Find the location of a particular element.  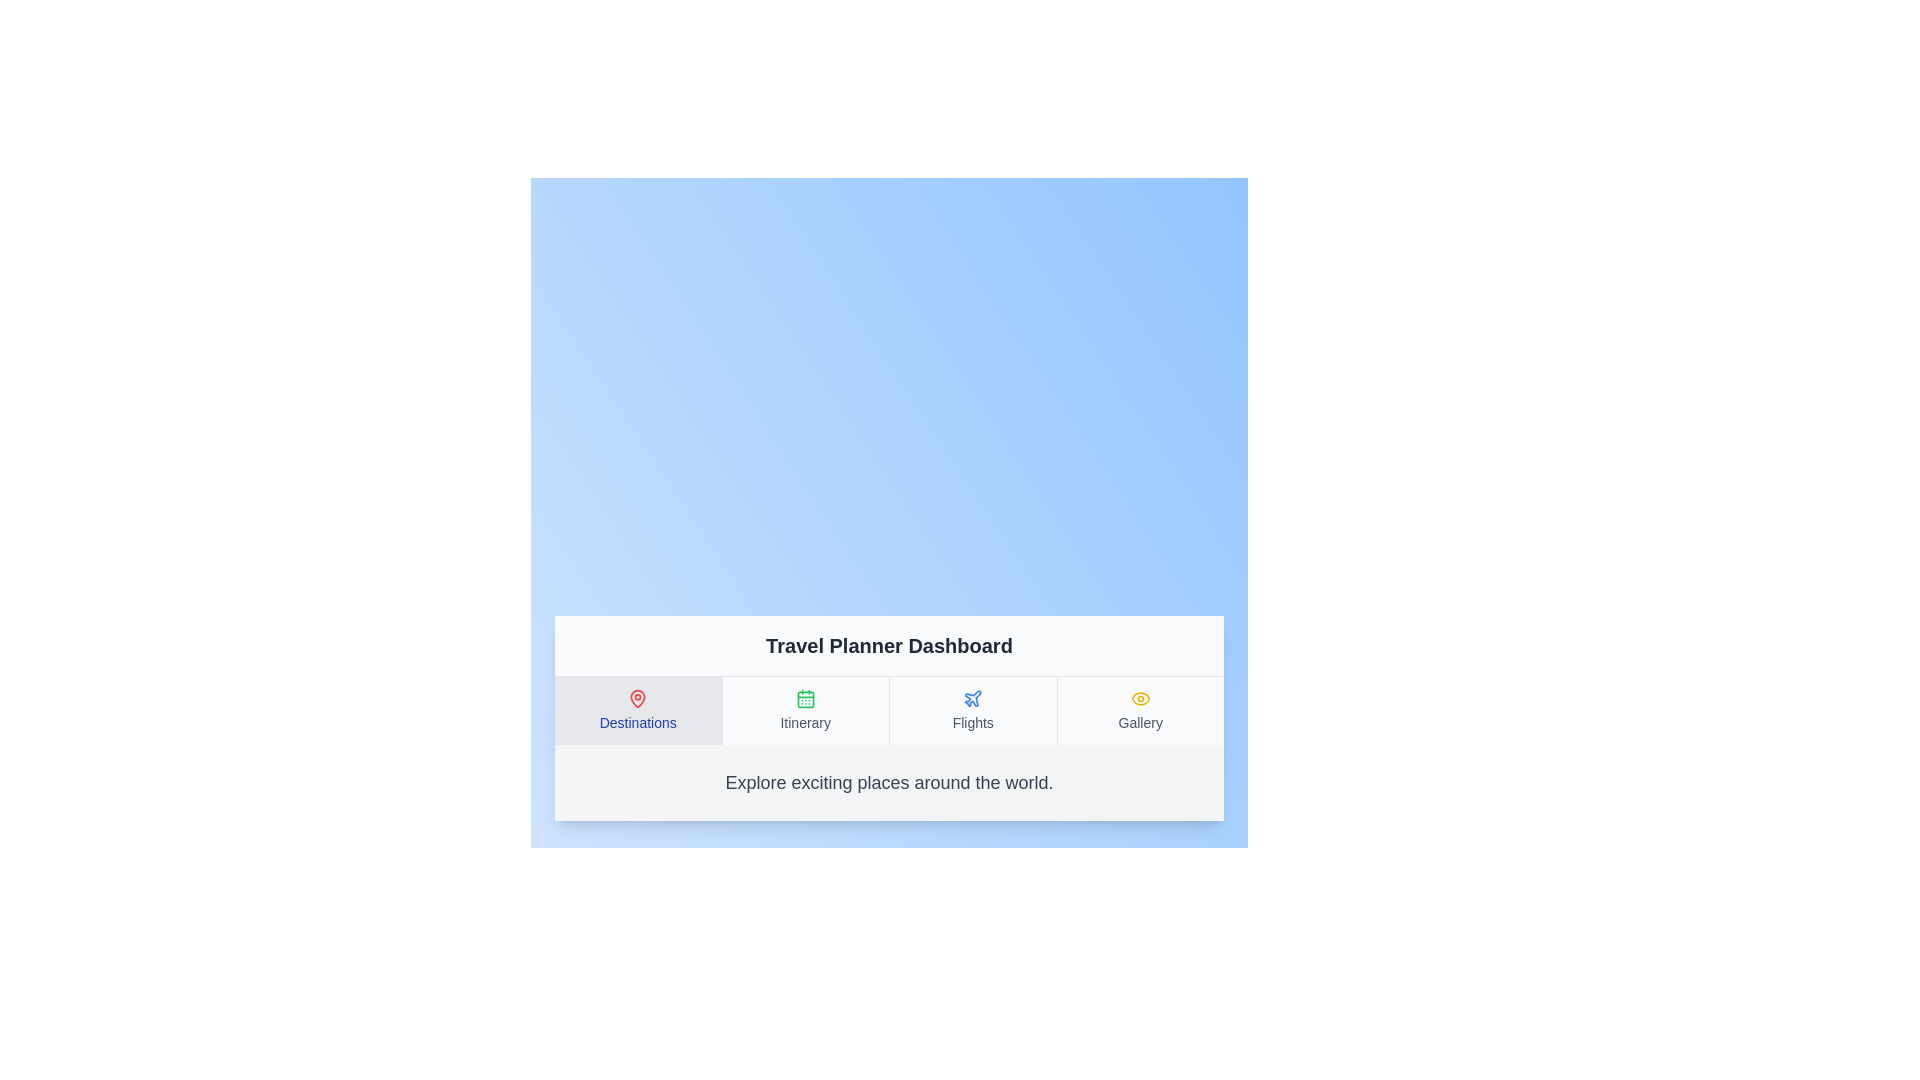

the fourth button in the horizontal menu, located at the far right is located at coordinates (1140, 709).